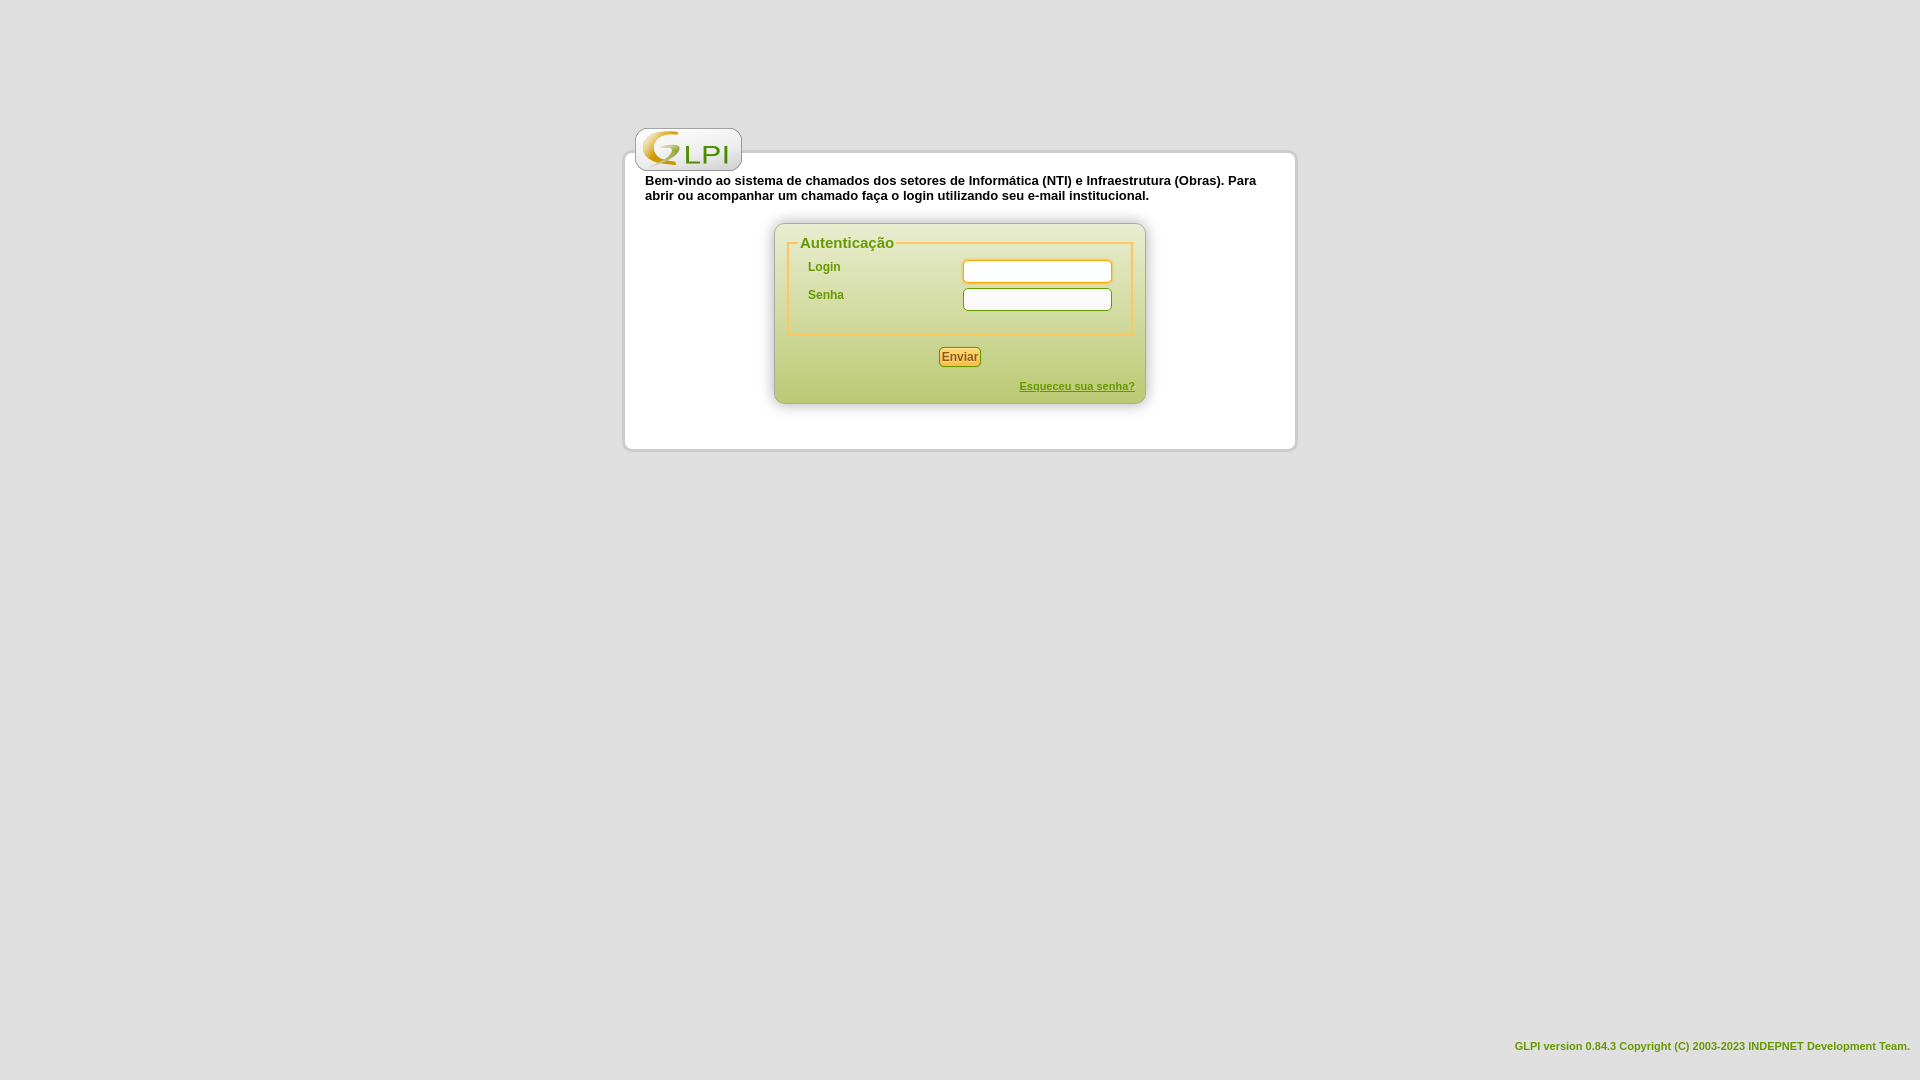 The width and height of the screenshot is (1920, 1080). I want to click on 'Enviar', so click(960, 356).